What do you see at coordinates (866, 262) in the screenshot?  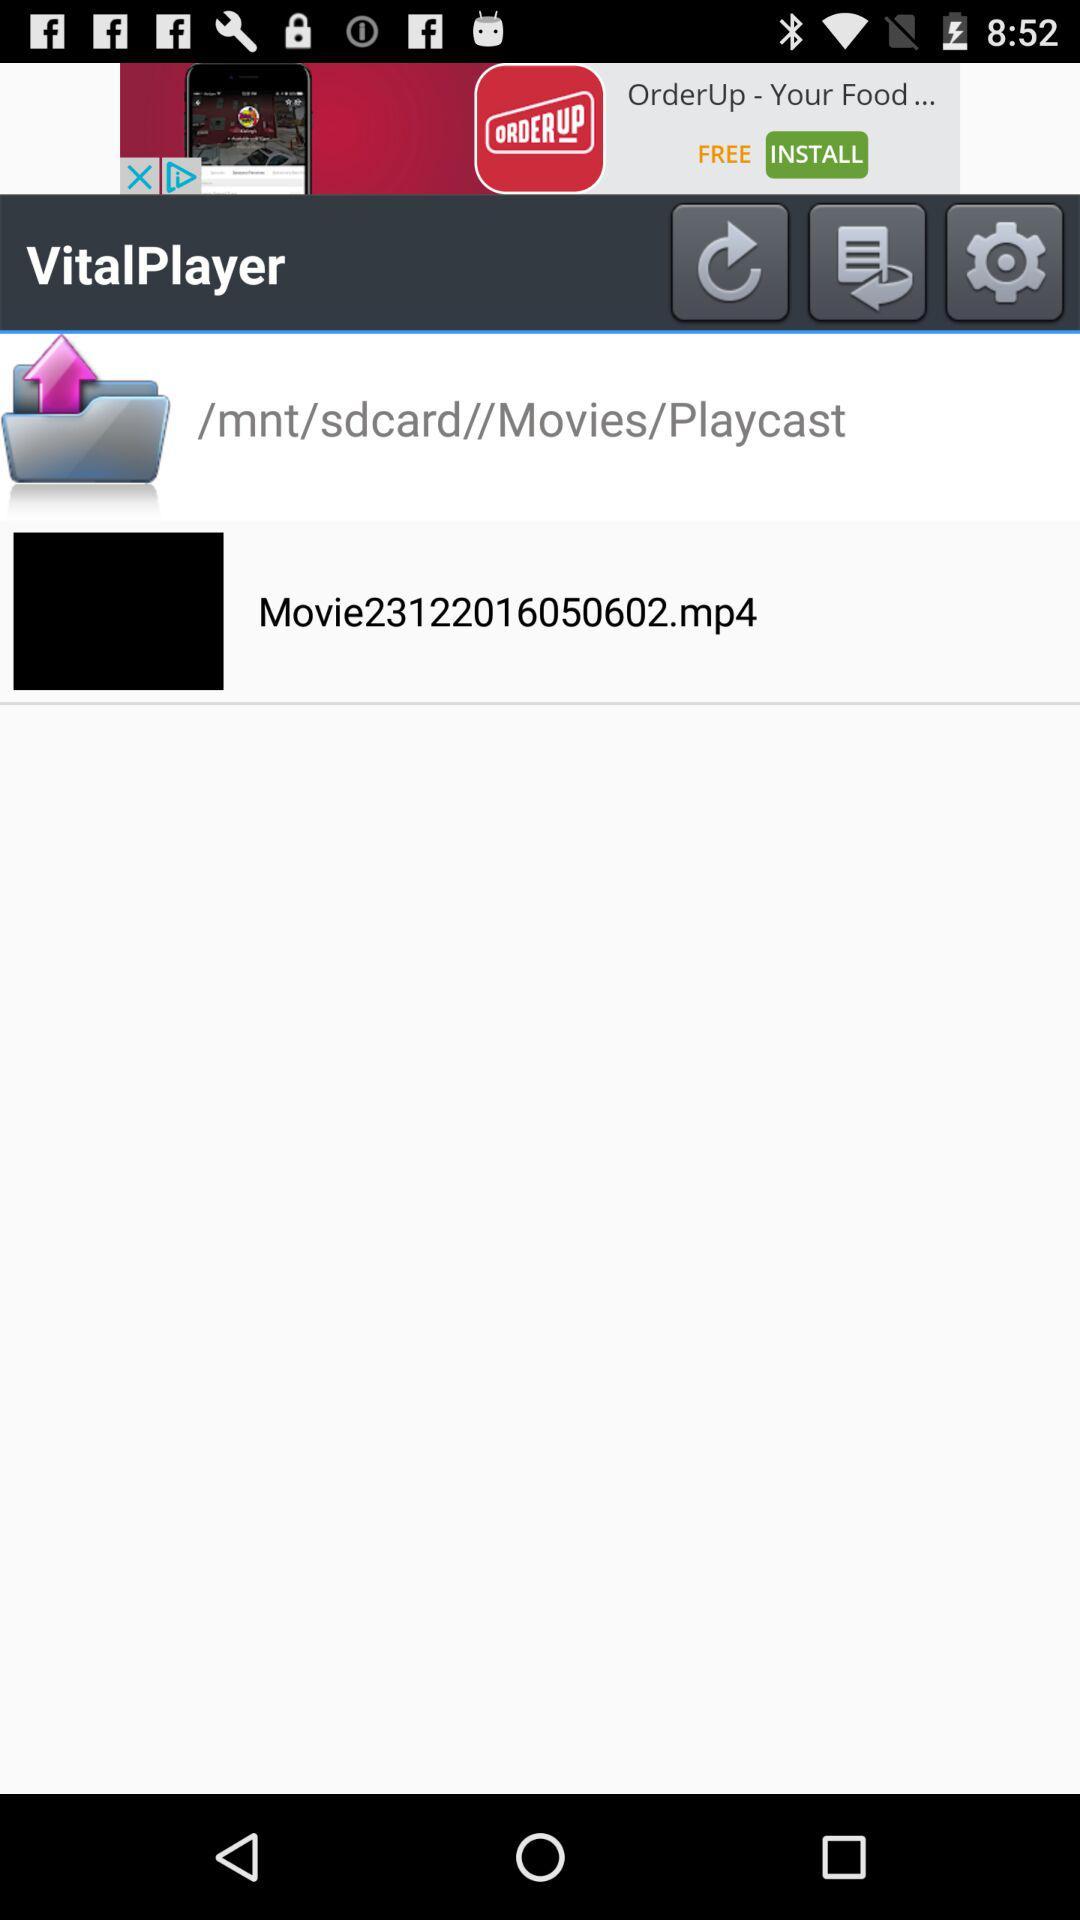 I see `saved` at bounding box center [866, 262].